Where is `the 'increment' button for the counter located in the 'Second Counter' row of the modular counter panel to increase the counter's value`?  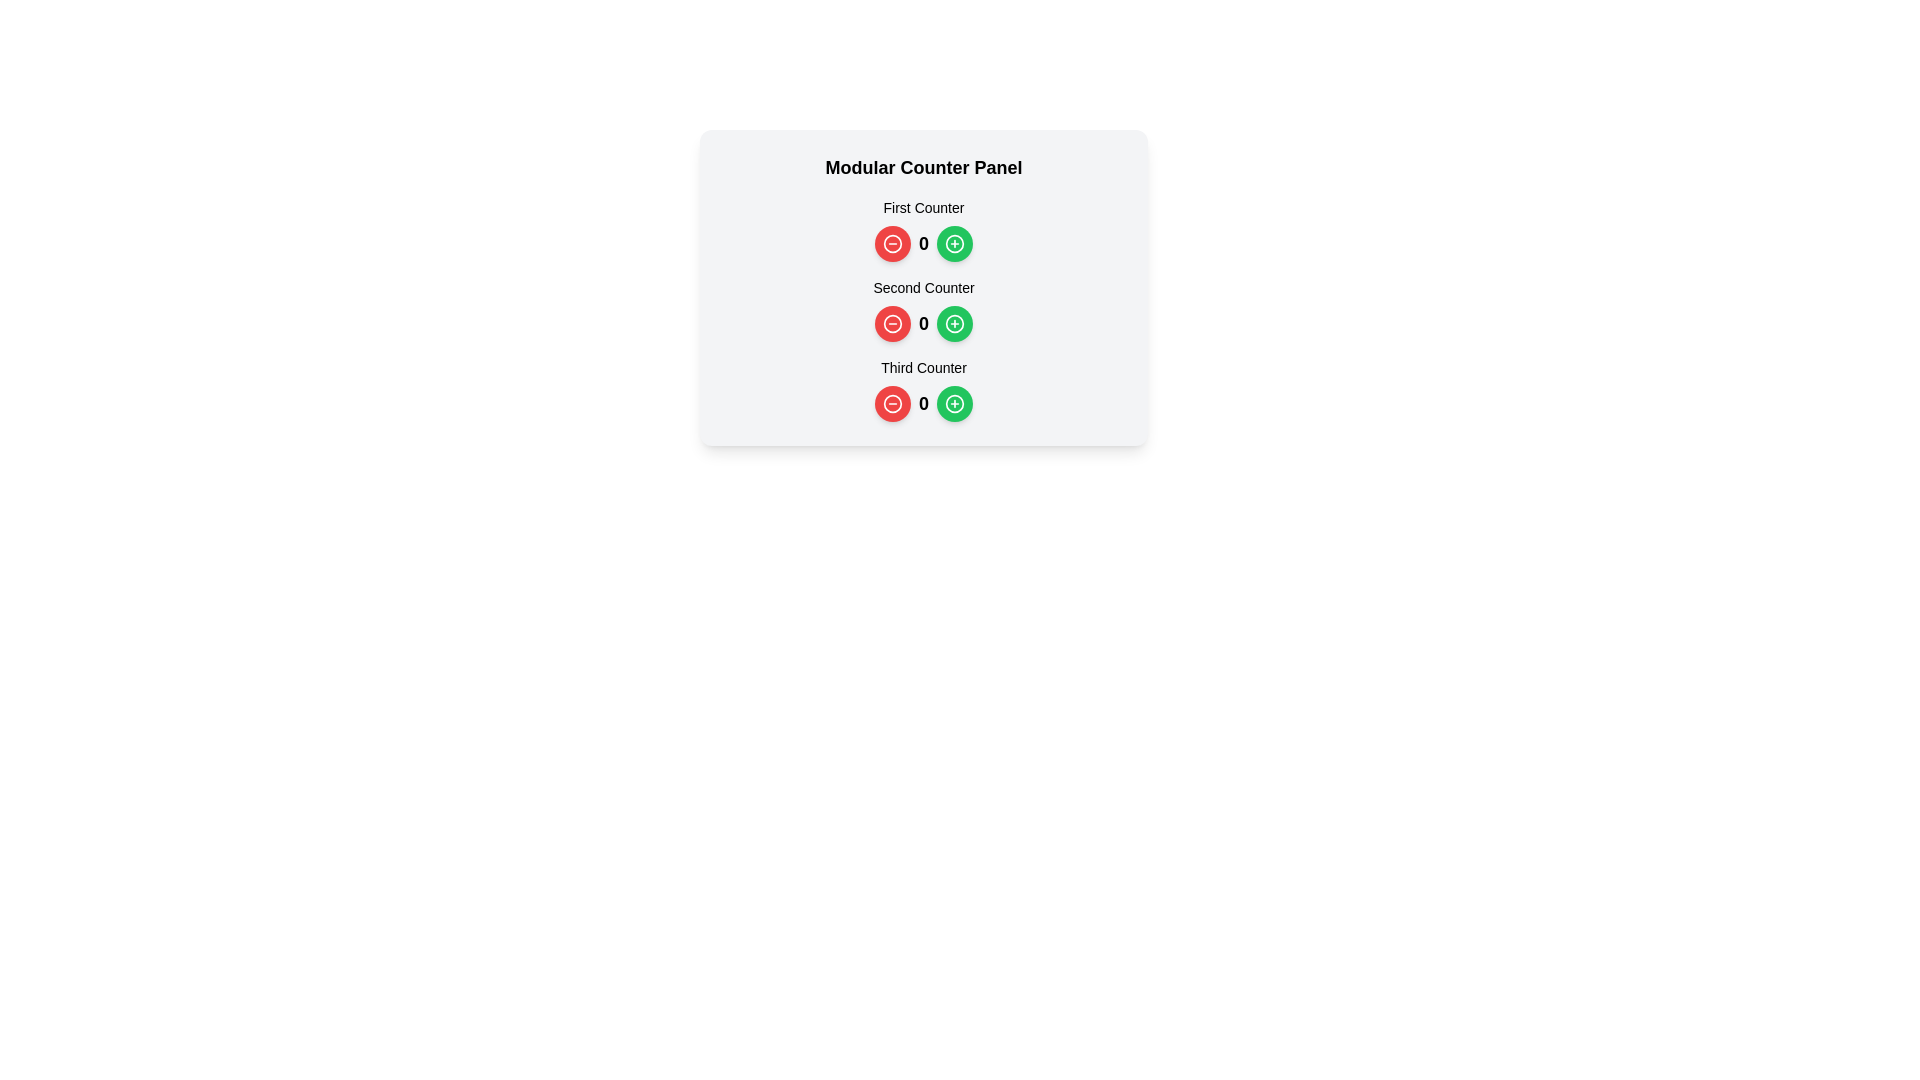
the 'increment' button for the counter located in the 'Second Counter' row of the modular counter panel to increase the counter's value is located at coordinates (954, 323).